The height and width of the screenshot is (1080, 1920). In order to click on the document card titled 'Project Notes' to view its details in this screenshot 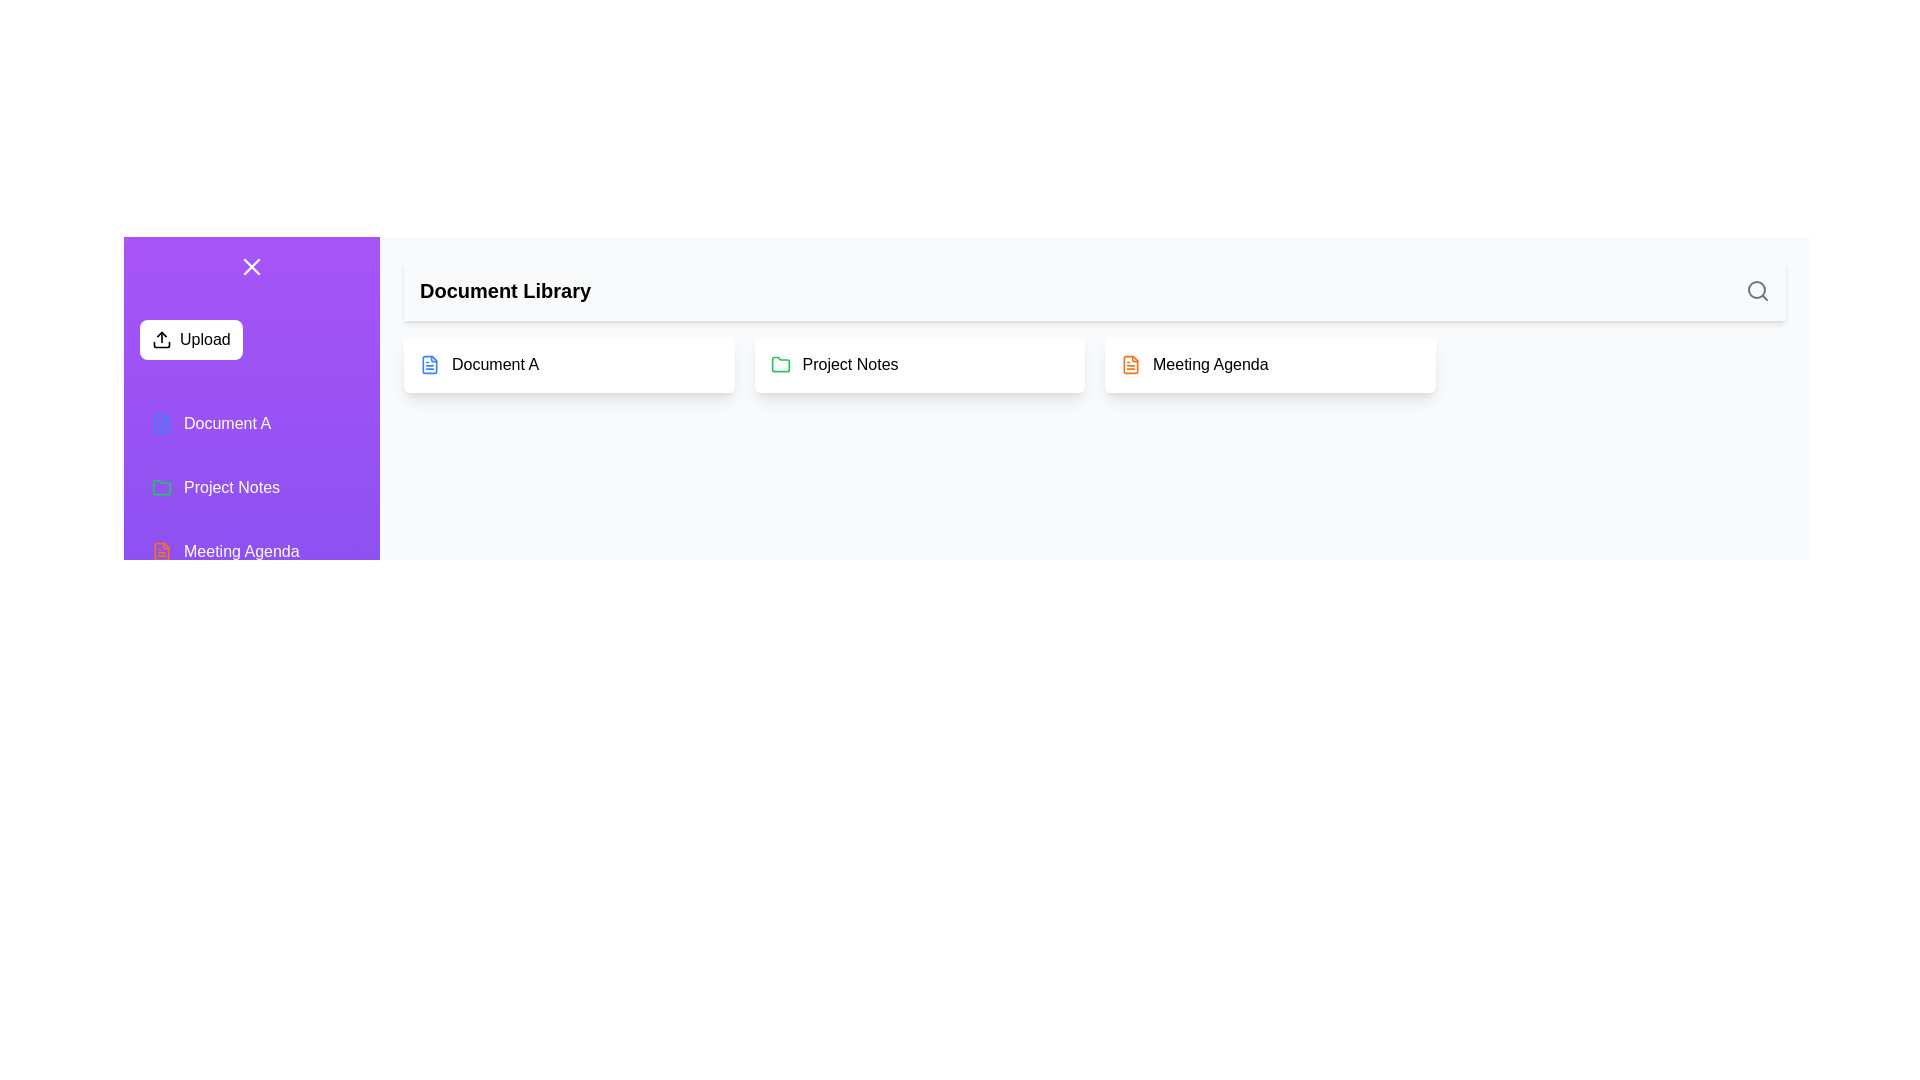, I will do `click(919, 365)`.